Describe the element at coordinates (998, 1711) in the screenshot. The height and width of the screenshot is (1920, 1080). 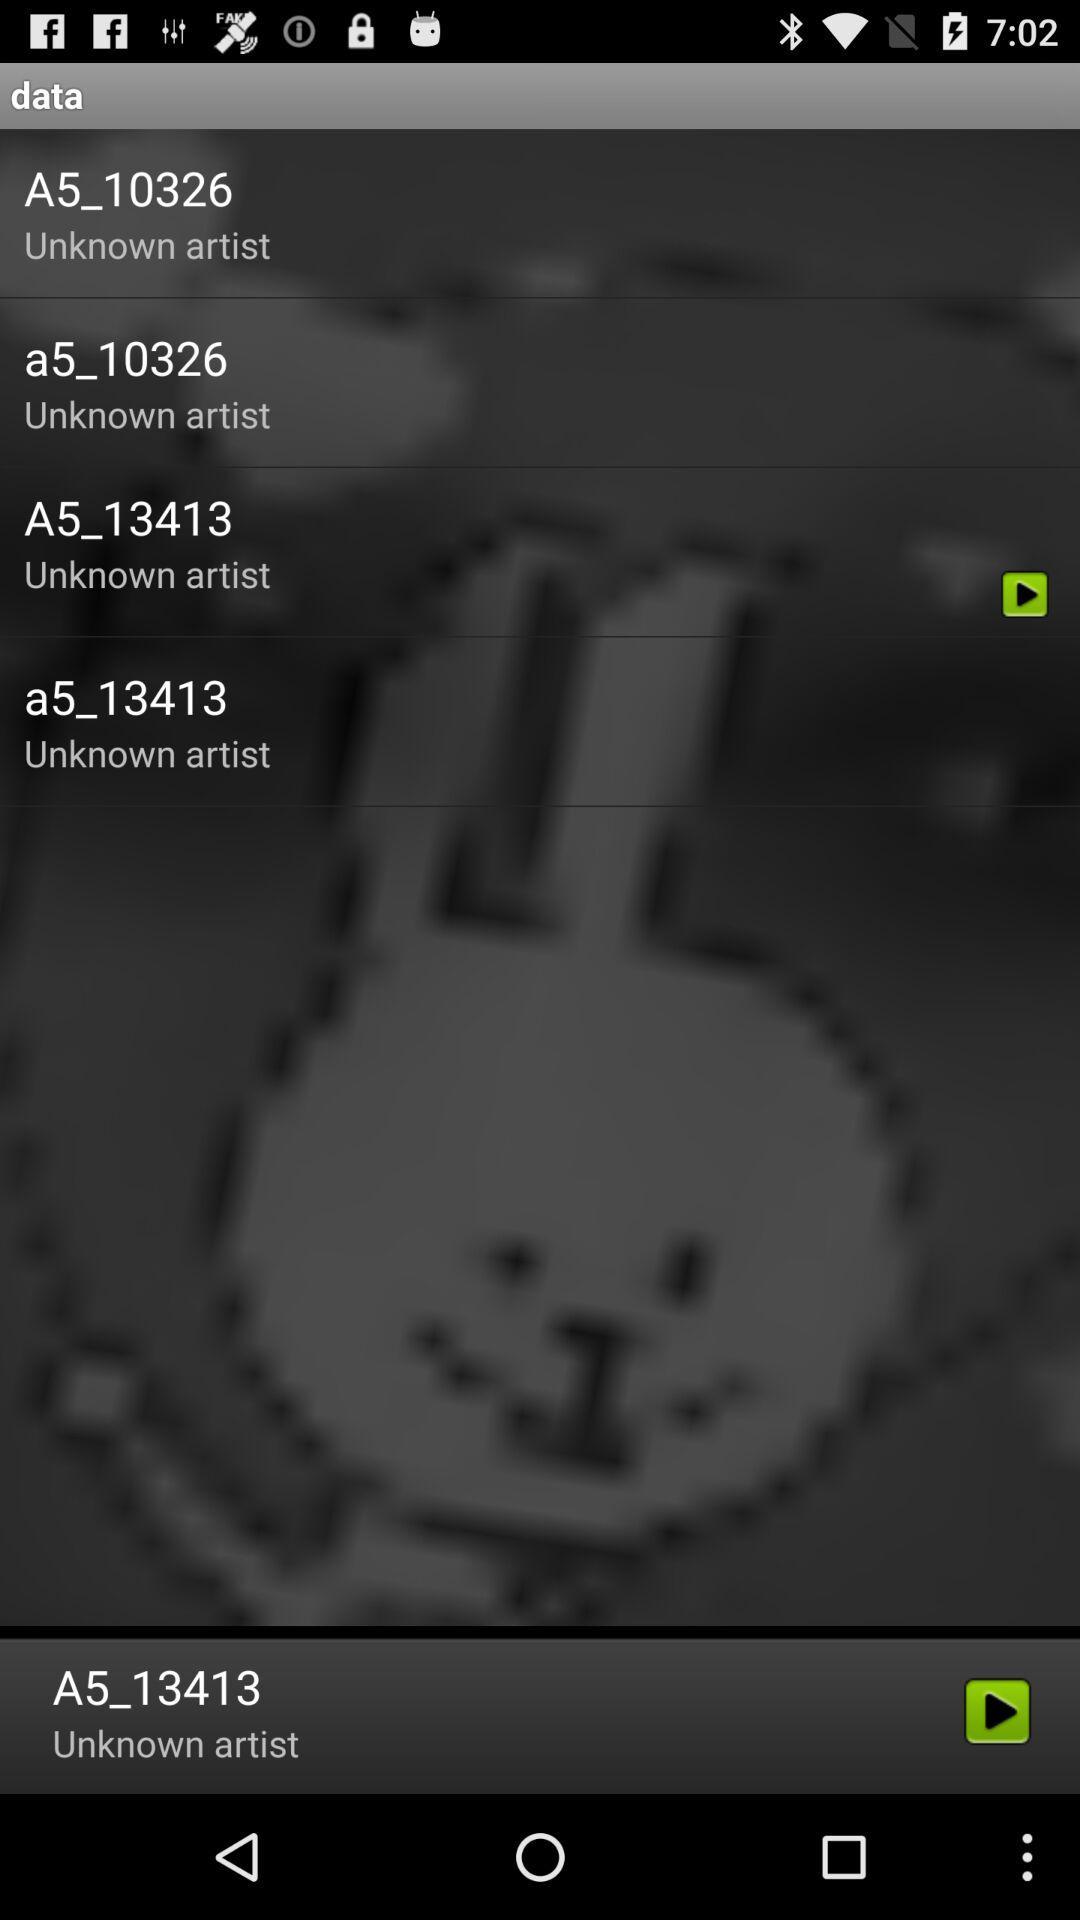
I see `the last play icon` at that location.